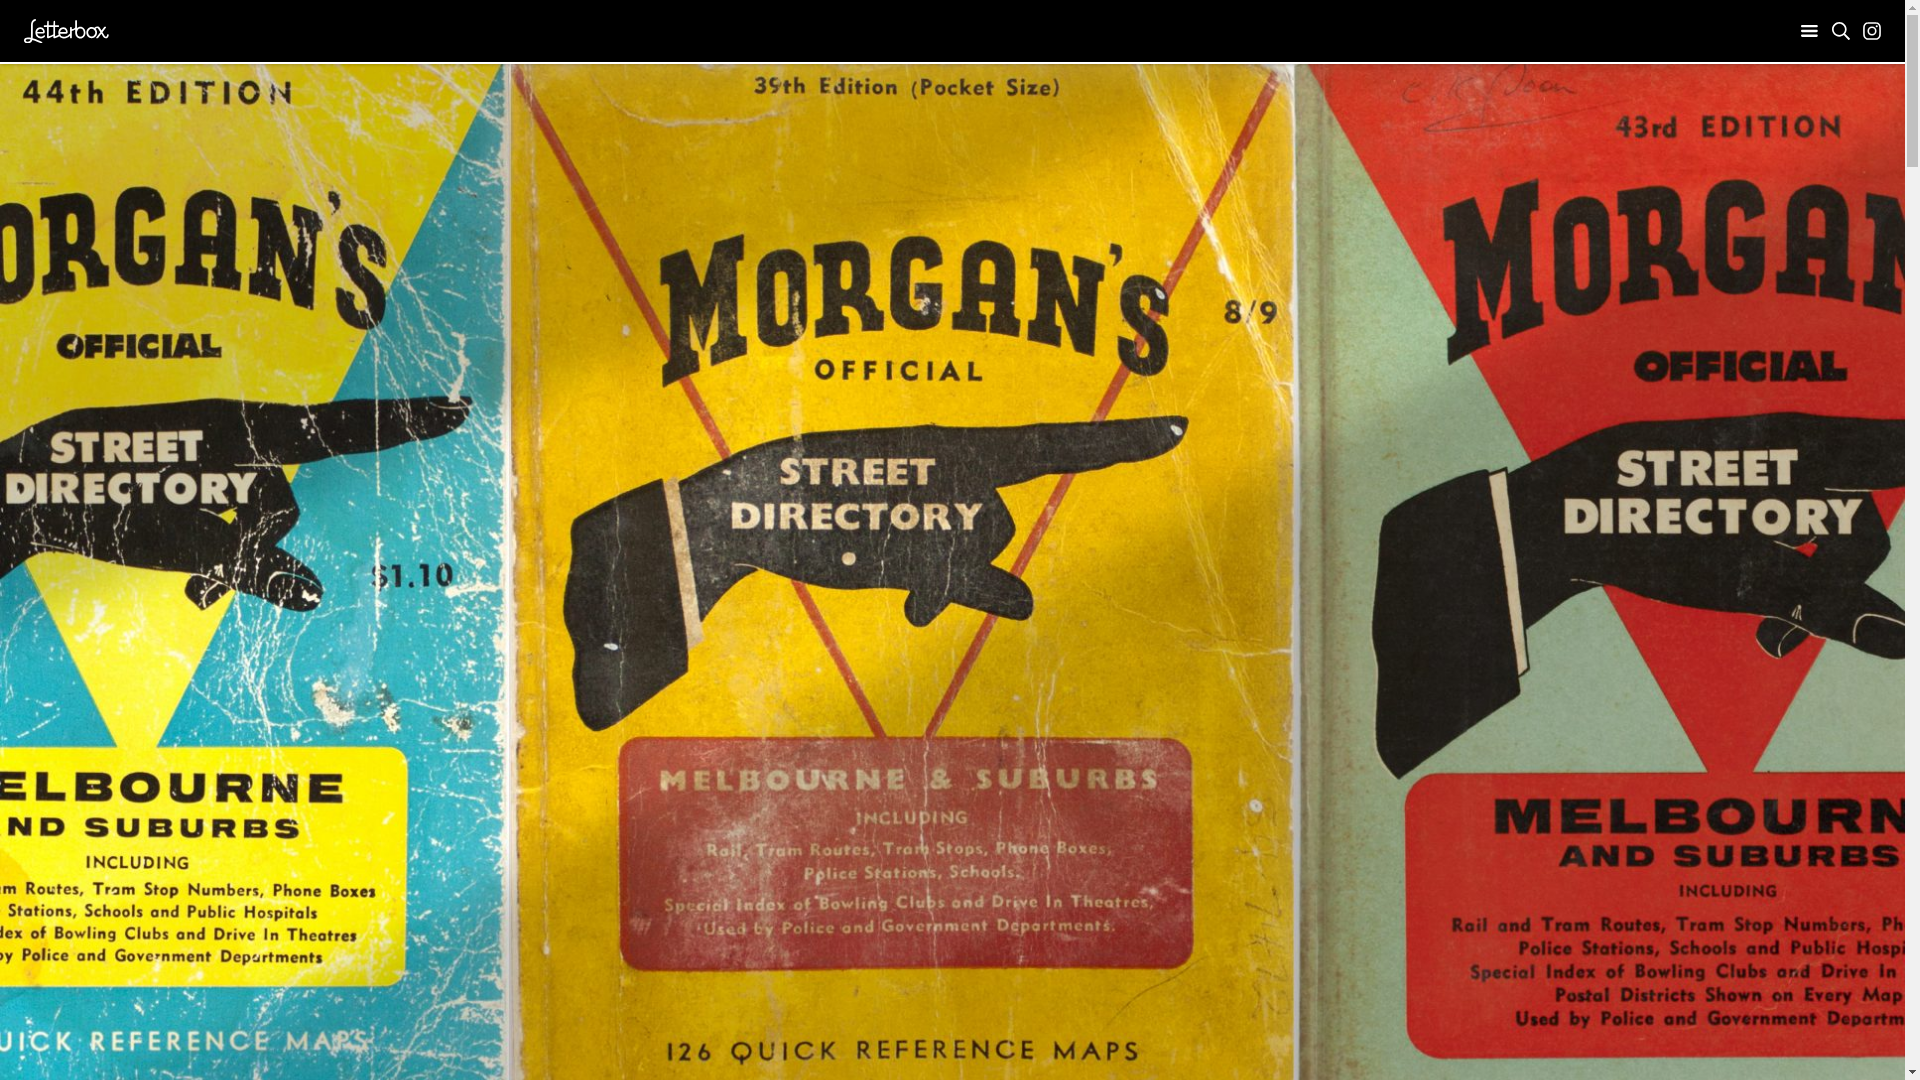  Describe the element at coordinates (1809, 31) in the screenshot. I see `'Menu'` at that location.